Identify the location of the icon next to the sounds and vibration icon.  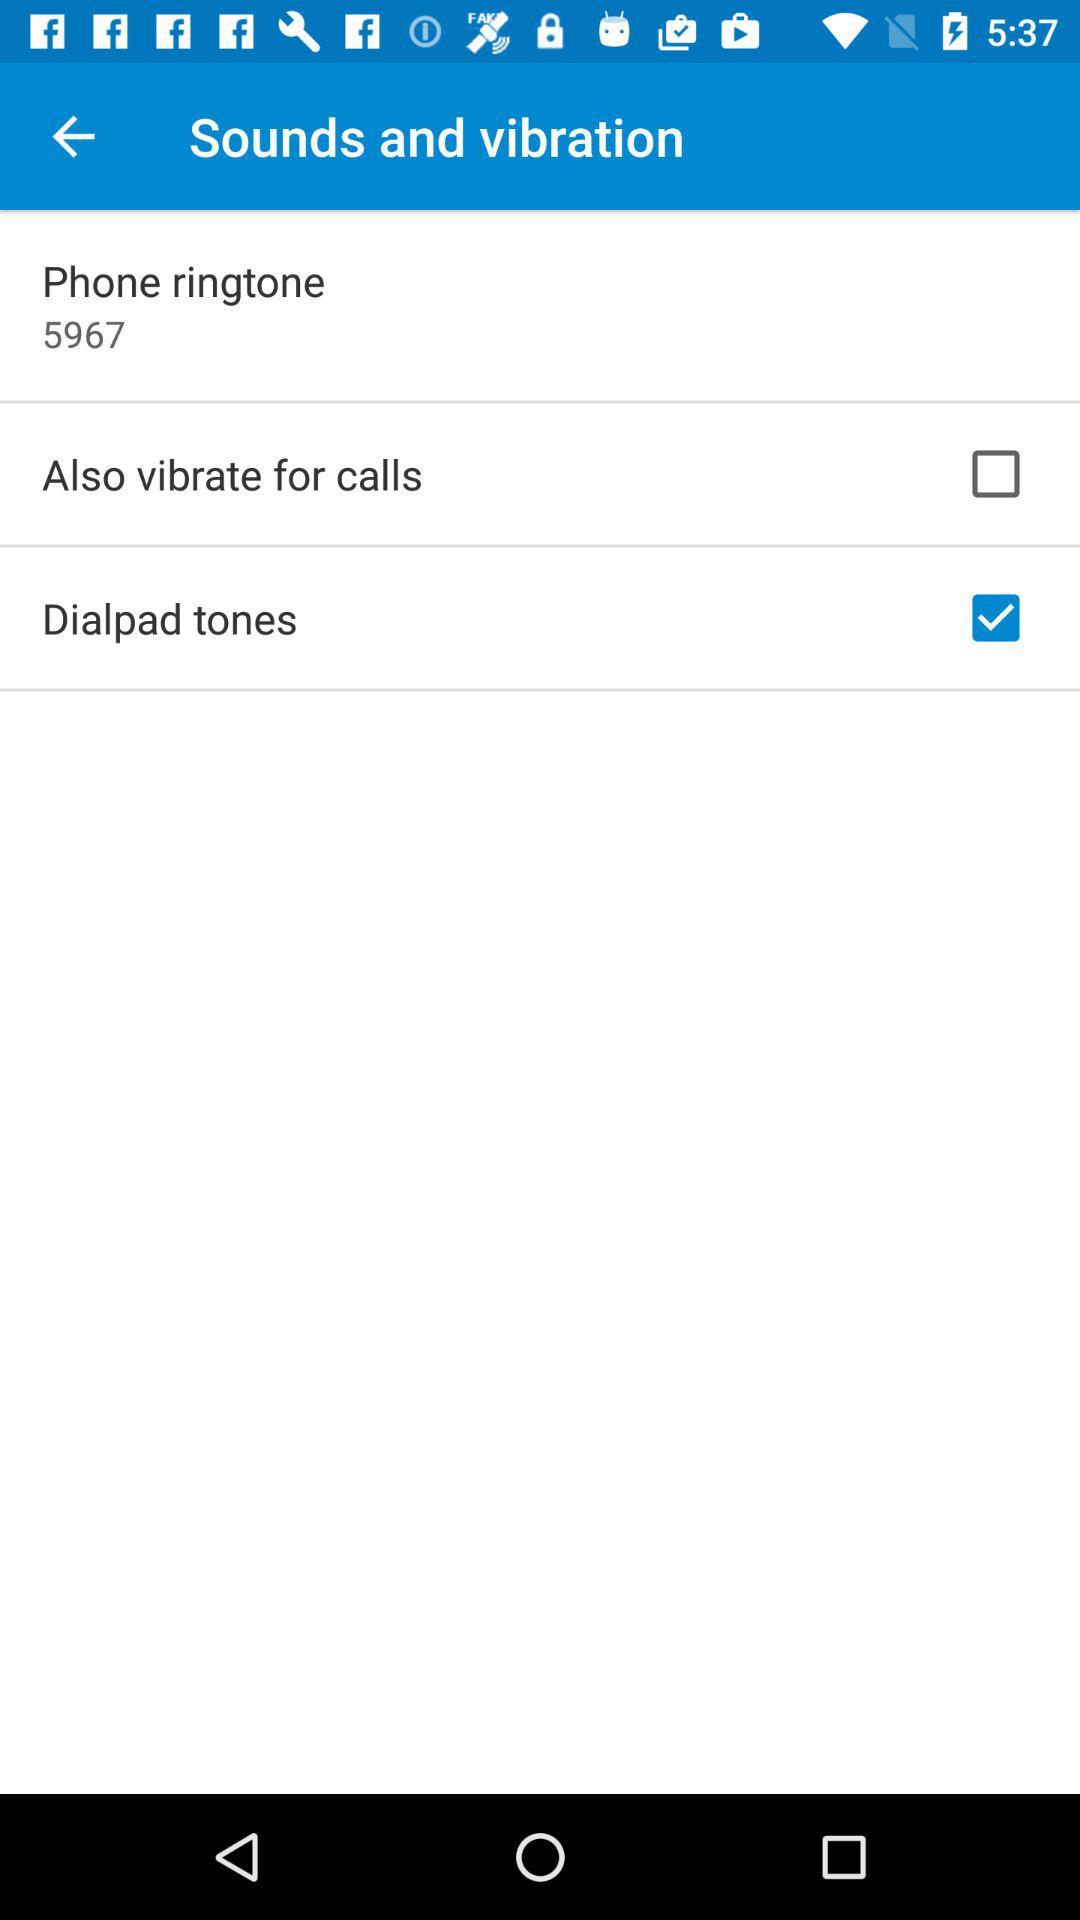
(72, 135).